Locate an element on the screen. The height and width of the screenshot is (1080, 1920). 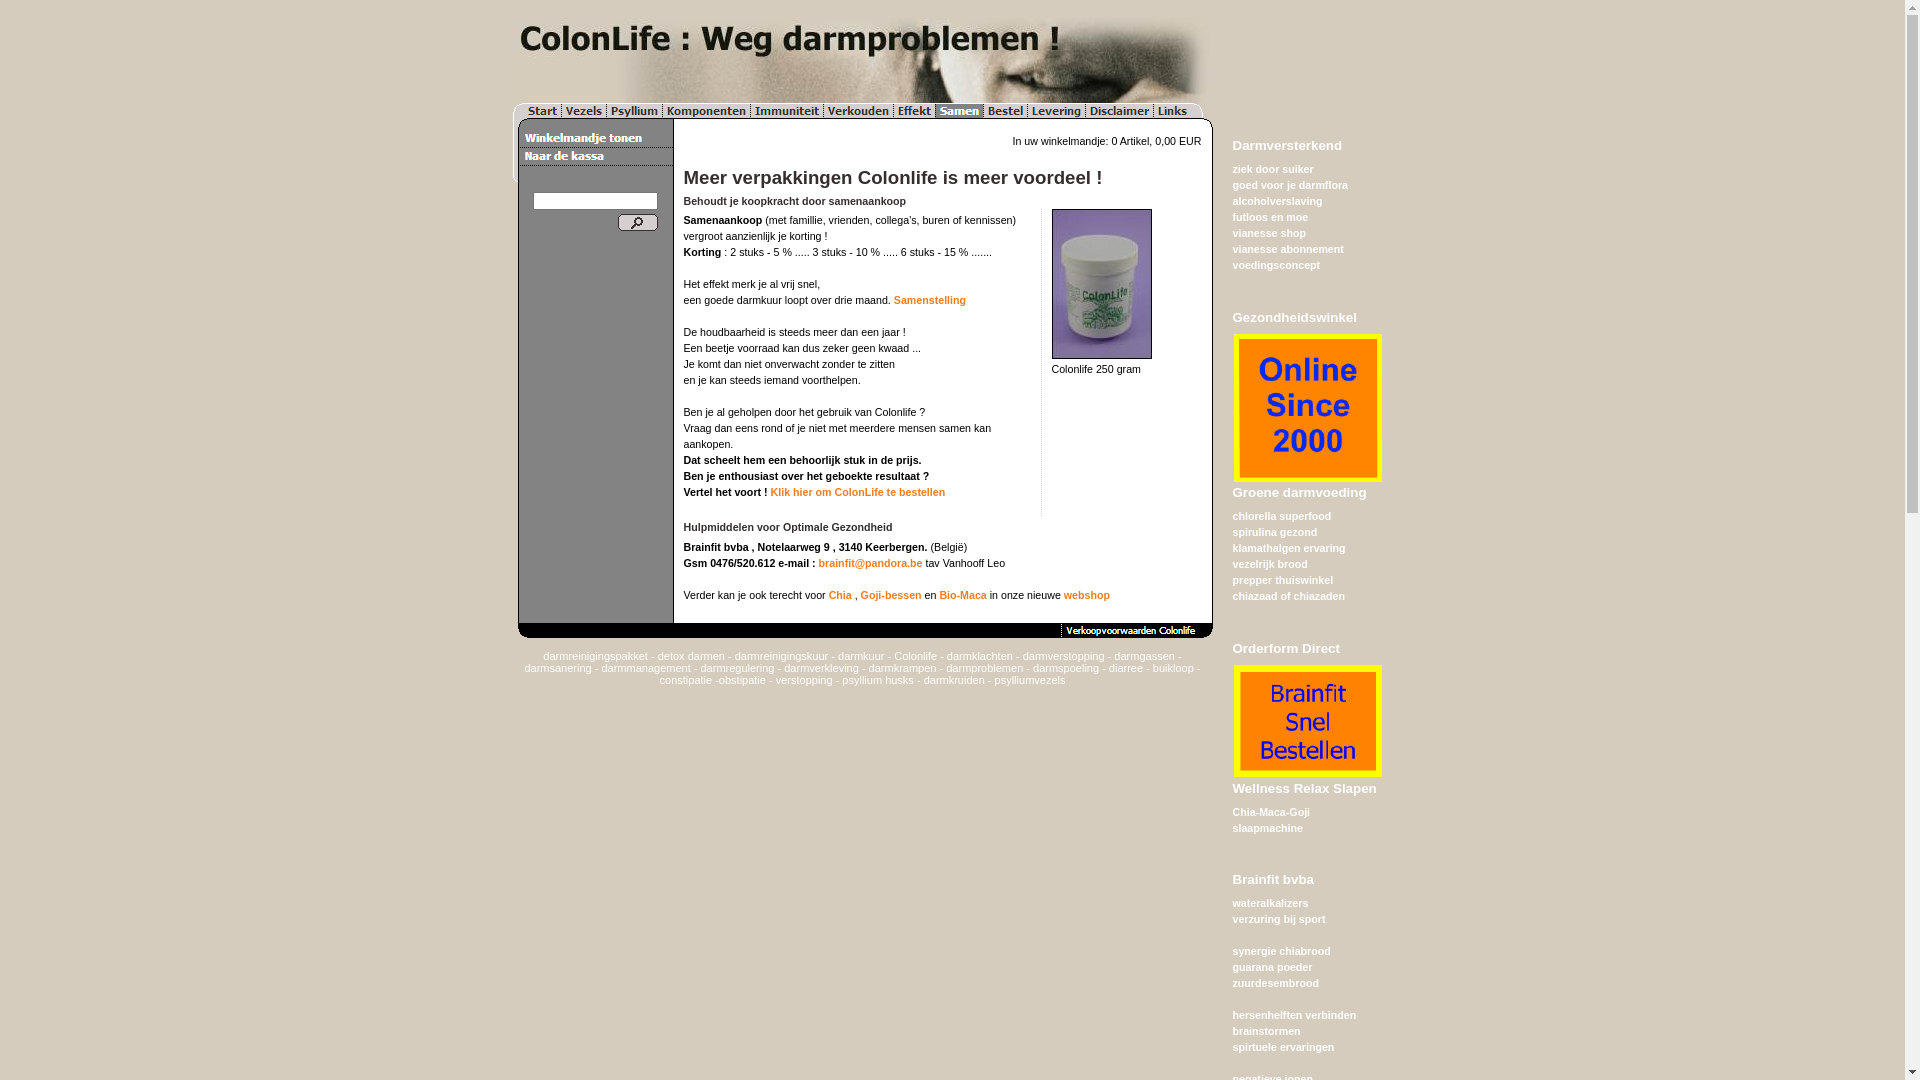
'vianesse shop' is located at coordinates (1267, 231).